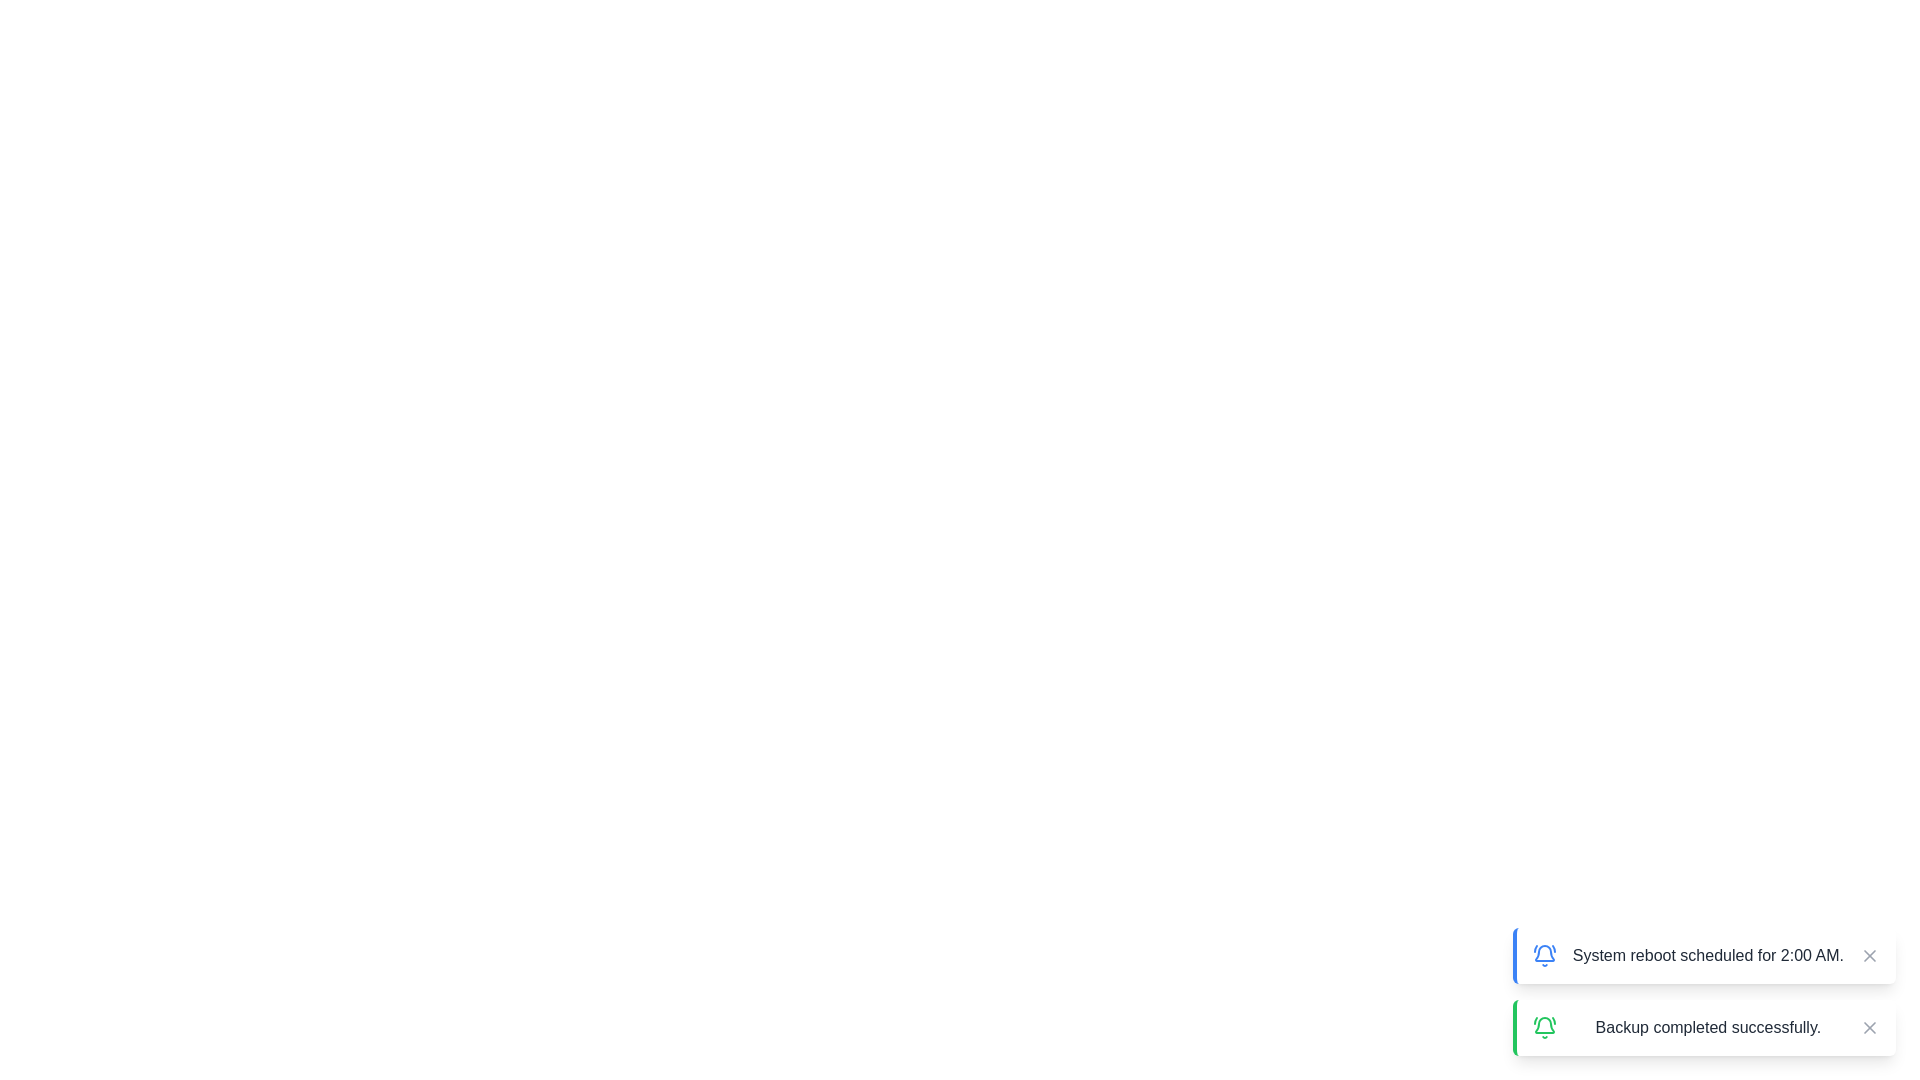 This screenshot has width=1920, height=1080. Describe the element at coordinates (1543, 955) in the screenshot. I see `the notification icon to interact with it` at that location.